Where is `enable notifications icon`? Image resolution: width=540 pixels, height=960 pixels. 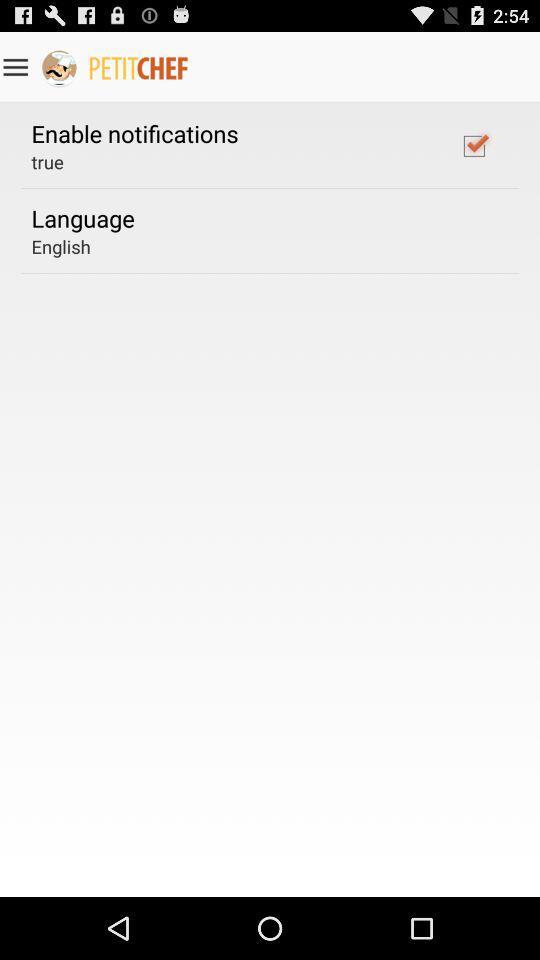 enable notifications icon is located at coordinates (135, 132).